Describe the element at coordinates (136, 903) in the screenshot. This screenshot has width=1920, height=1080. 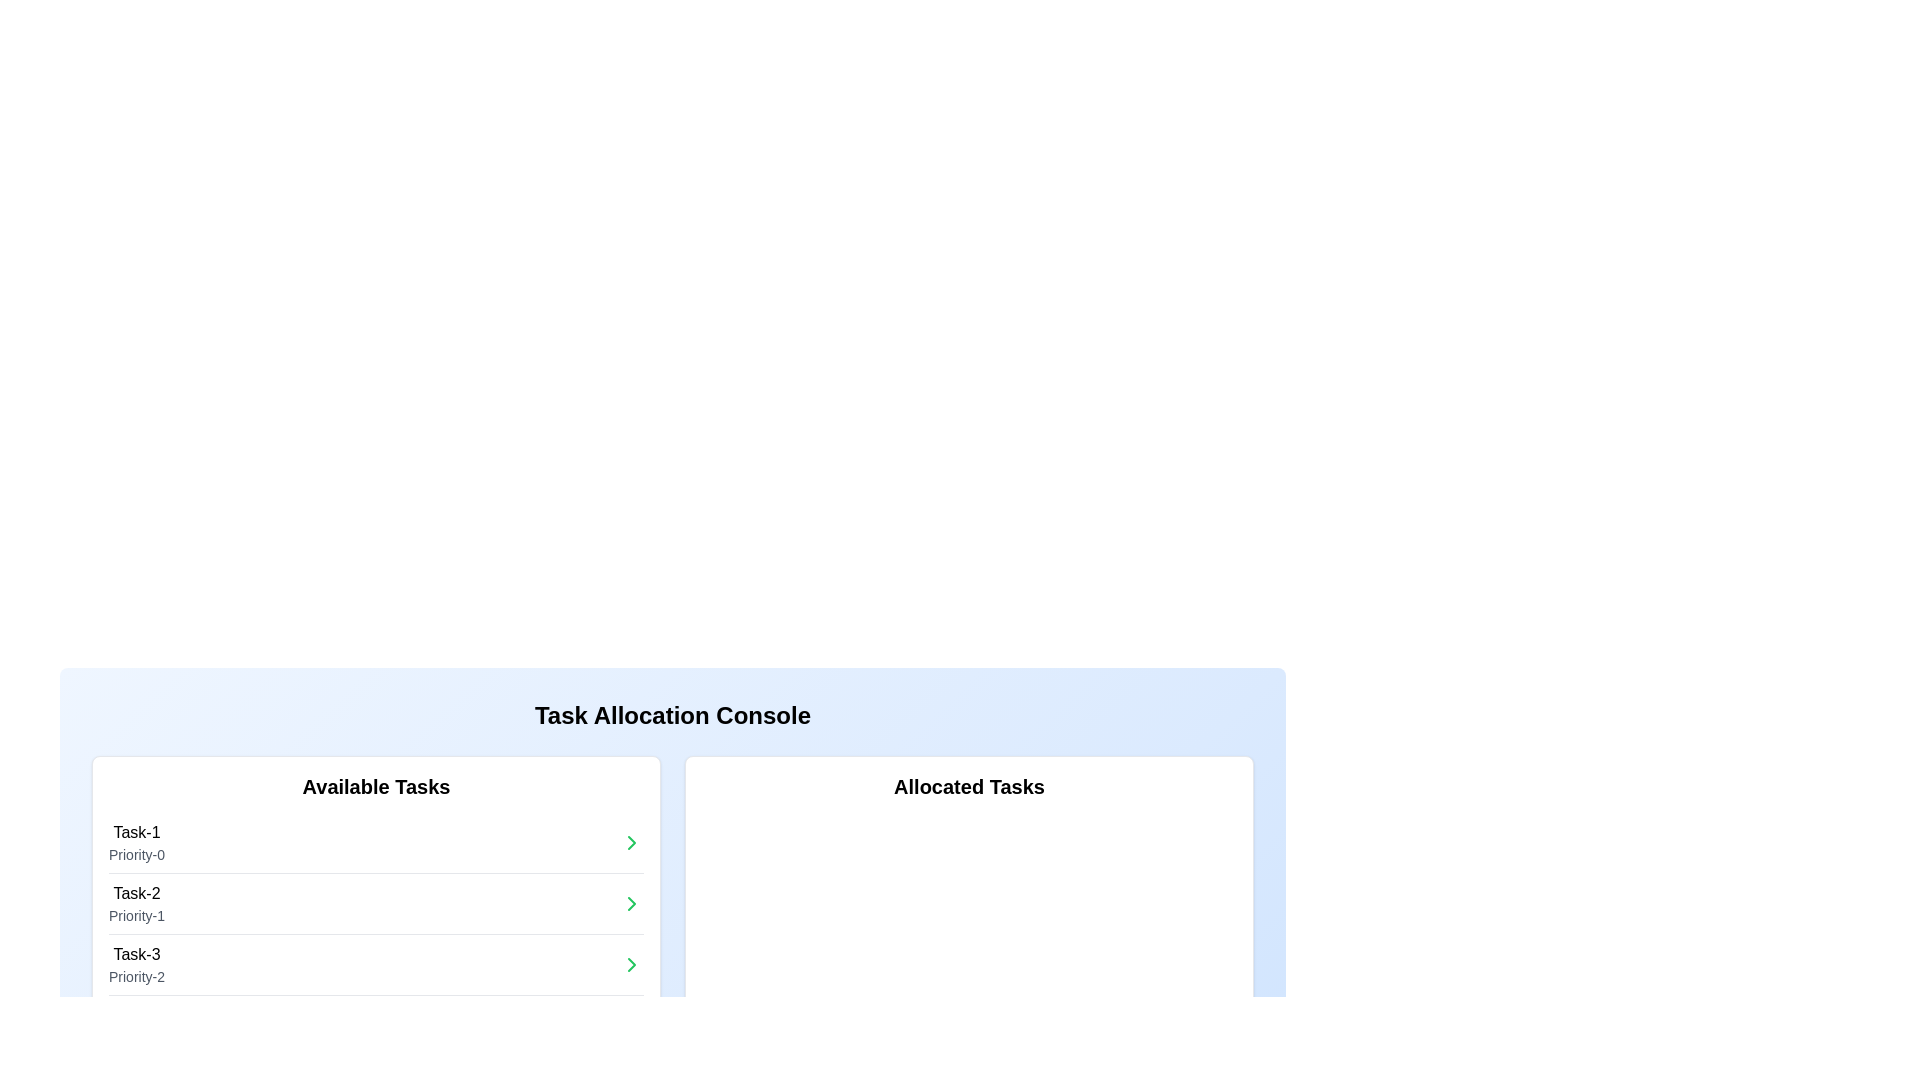
I see `the text label for 'Task-2' with priority 'Priority-1' in the 'Available Tasks' column` at that location.